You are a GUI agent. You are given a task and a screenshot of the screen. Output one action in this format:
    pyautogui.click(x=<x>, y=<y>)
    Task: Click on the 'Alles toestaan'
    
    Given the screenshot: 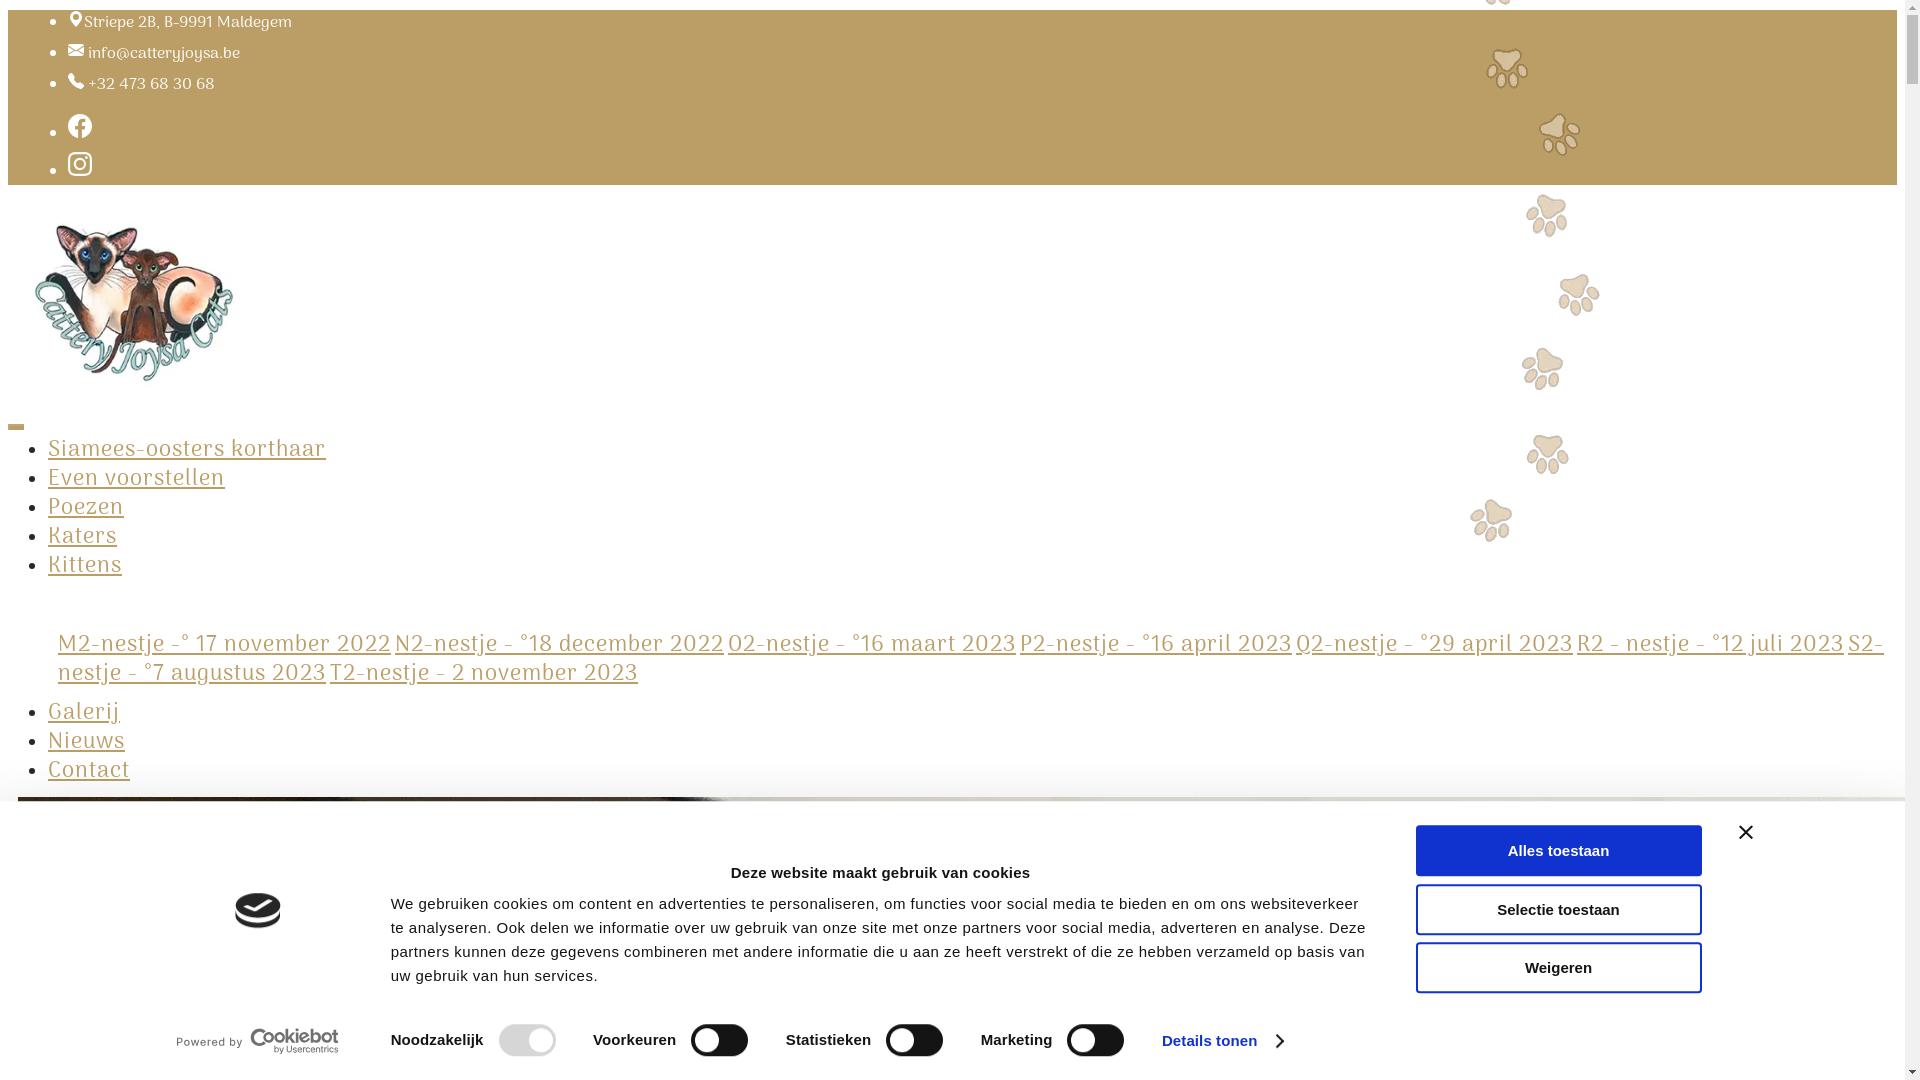 What is the action you would take?
    pyautogui.click(x=1558, y=850)
    